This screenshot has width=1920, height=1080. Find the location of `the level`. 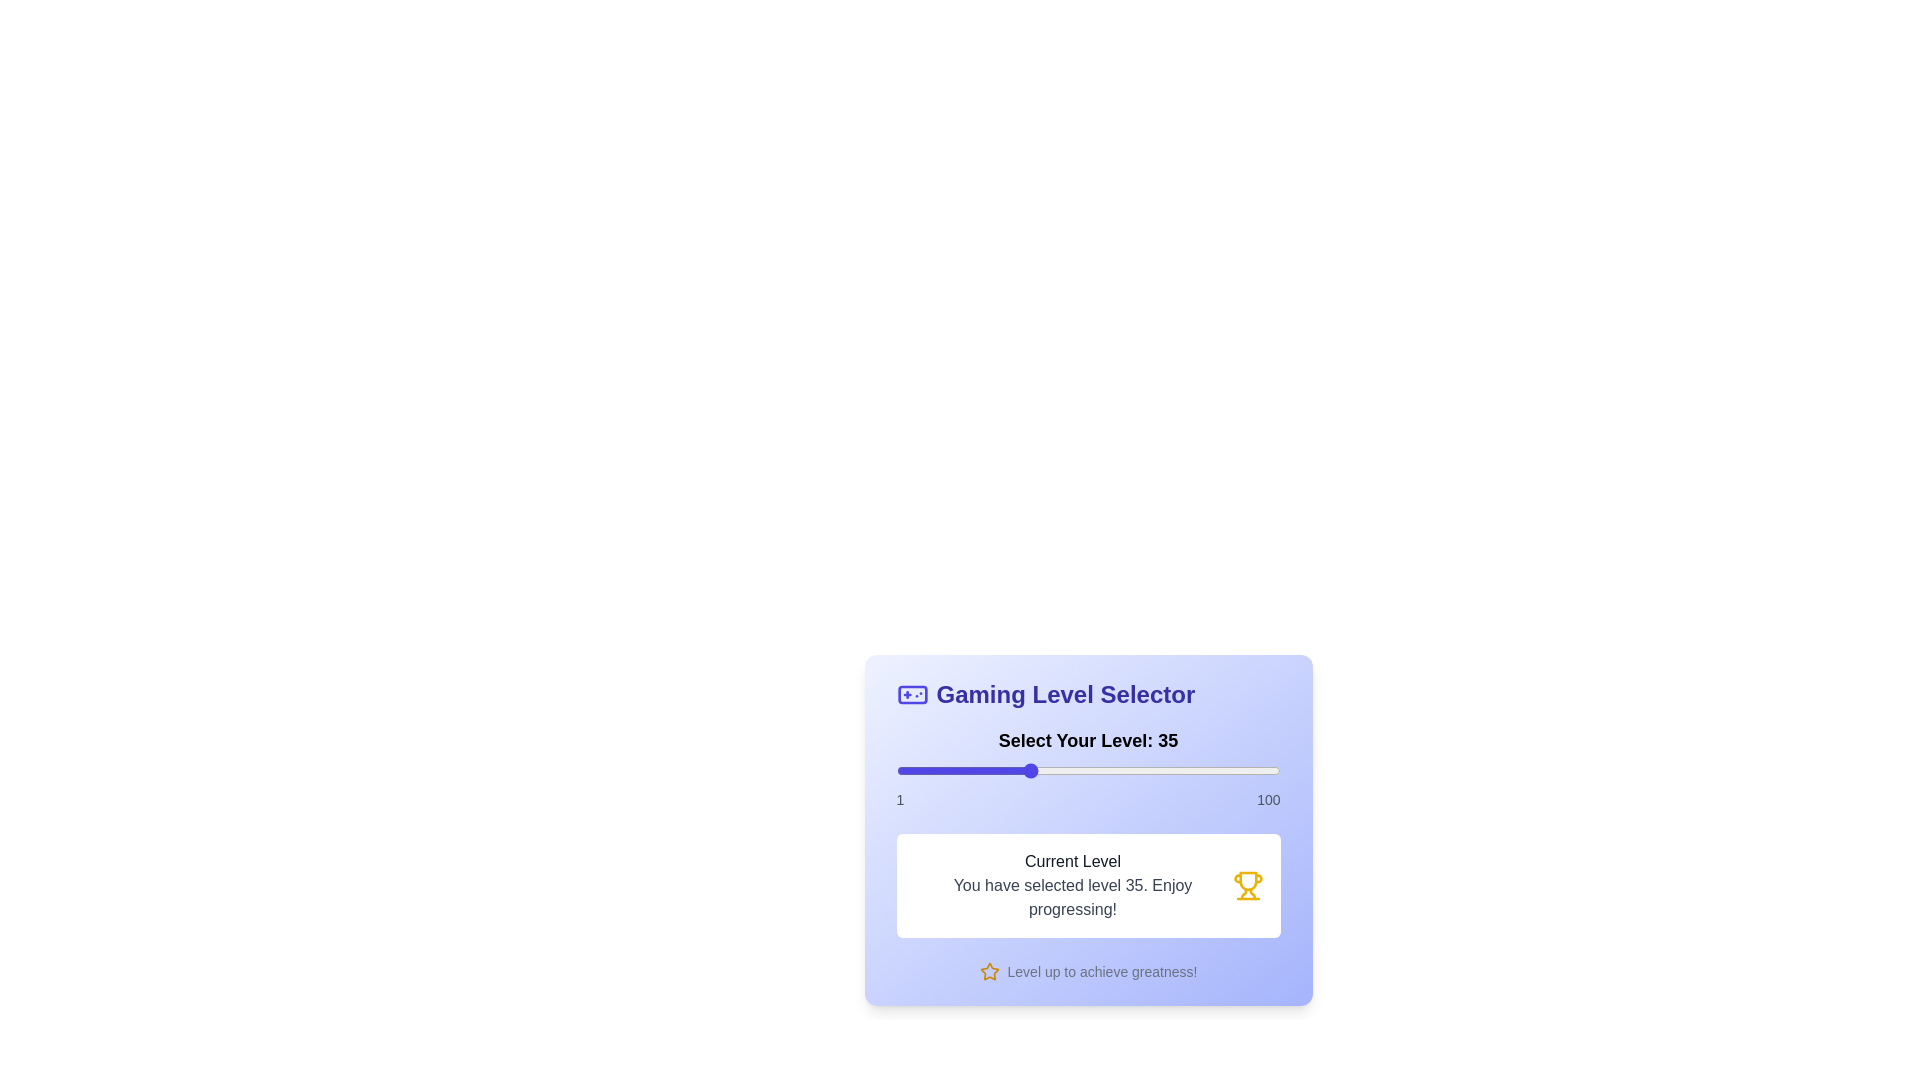

the level is located at coordinates (1179, 770).